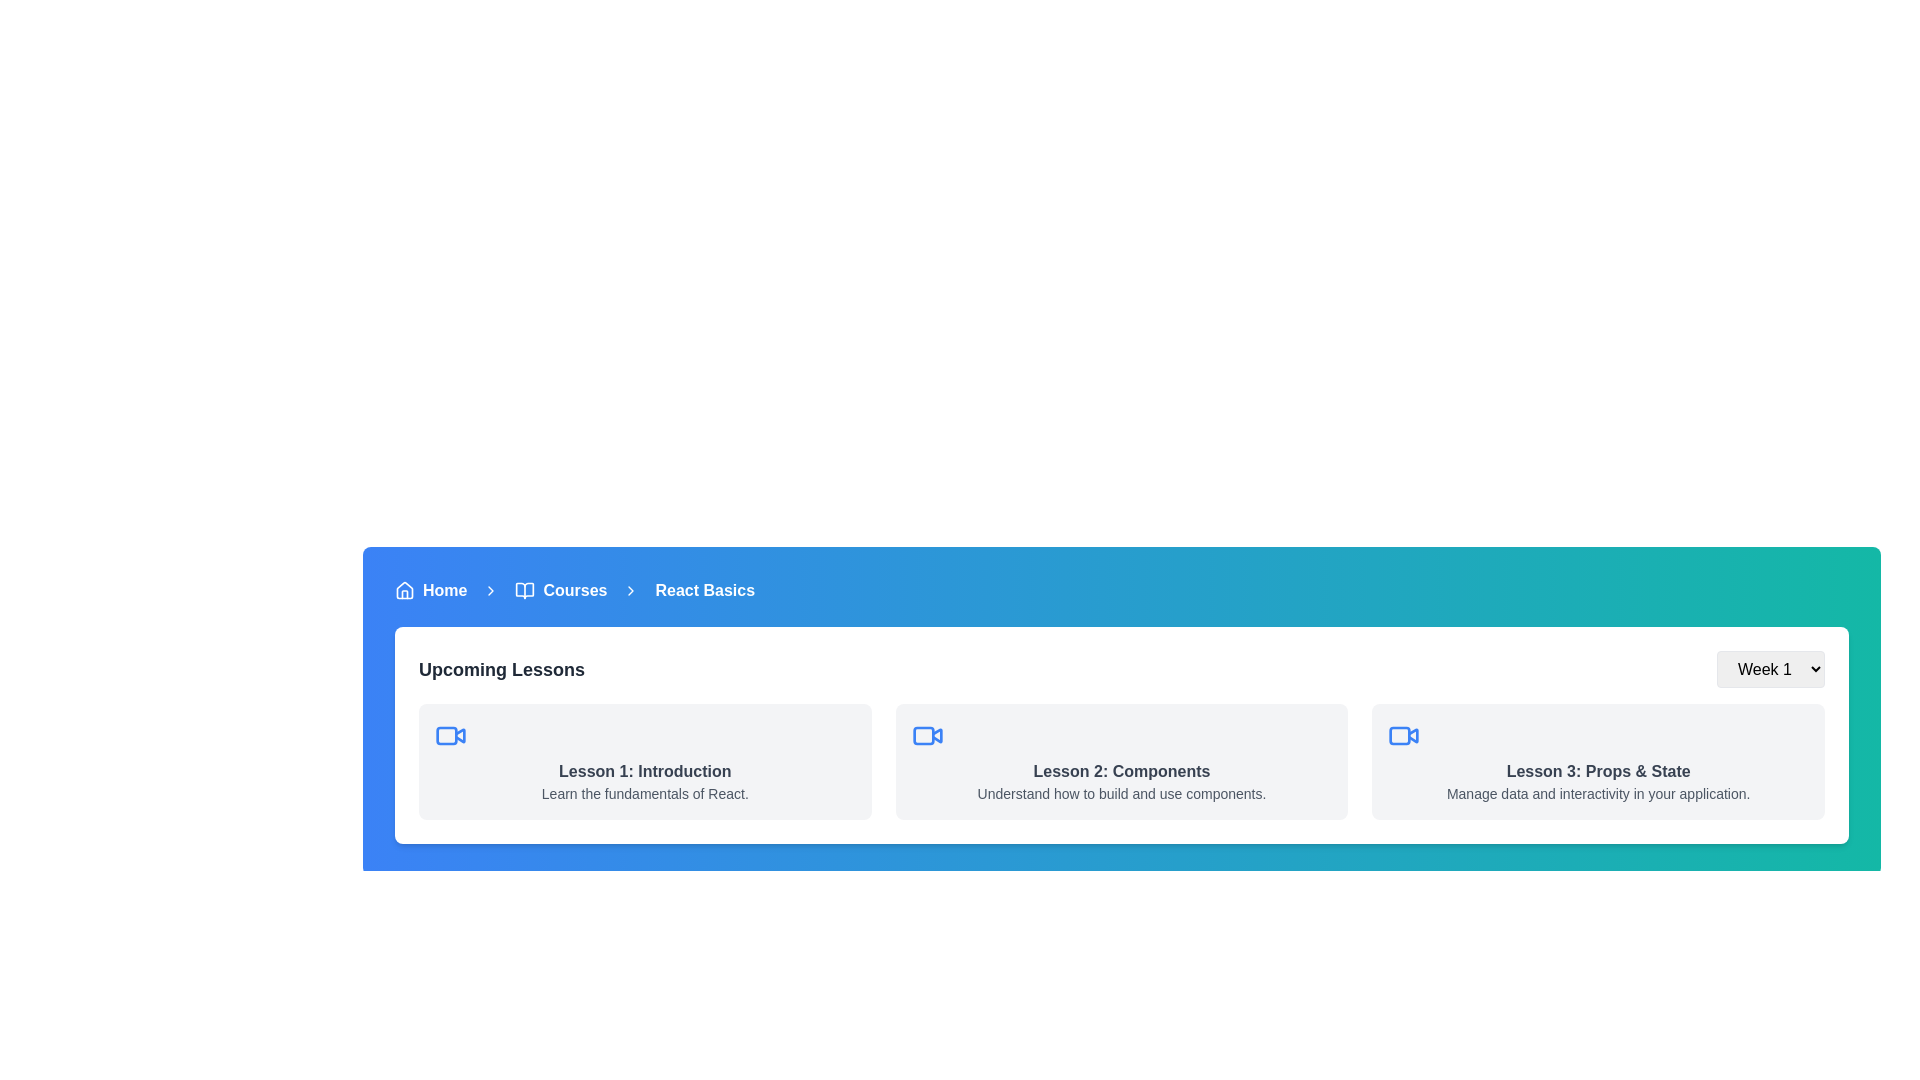 The height and width of the screenshot is (1080, 1920). I want to click on the blue video icon located at the upper-left corner of the 'Lesson 1: Introduction' block, which features a rectangle and a triangle to indicate its multimedia function, so click(450, 736).